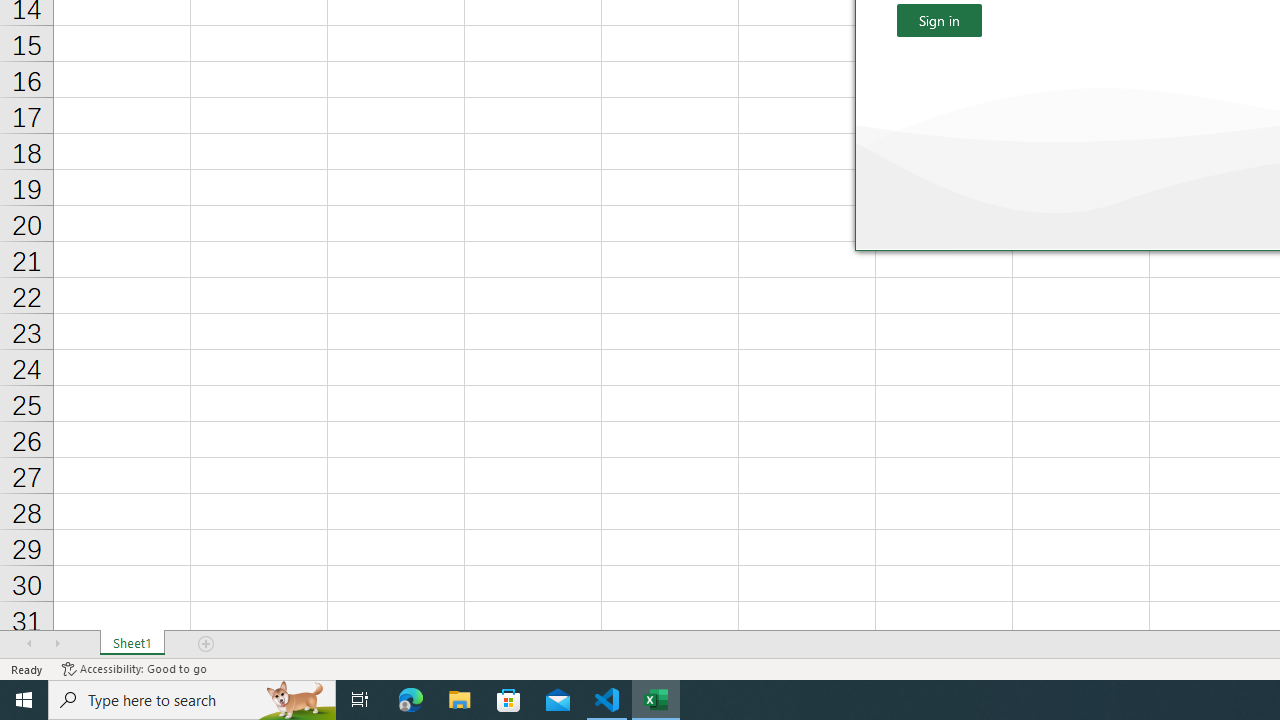  Describe the element at coordinates (57, 644) in the screenshot. I see `'Scroll Right'` at that location.